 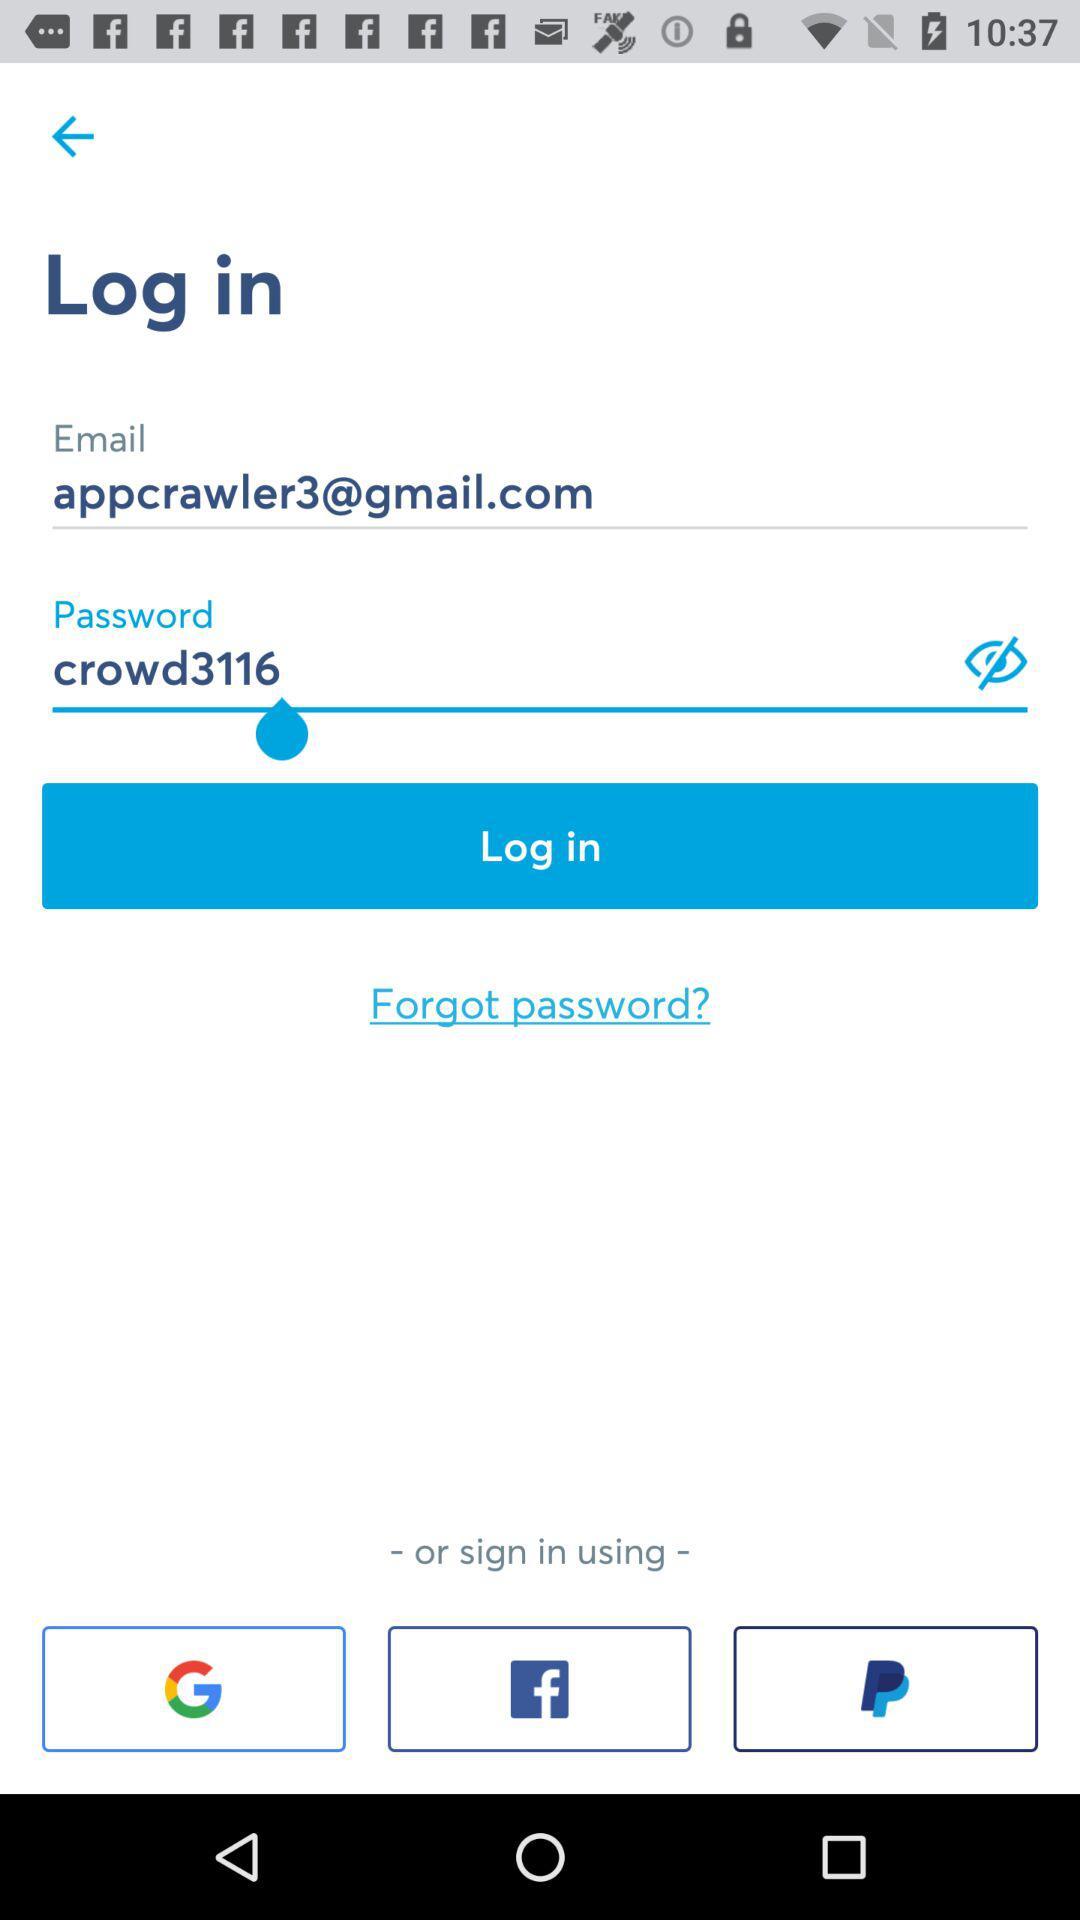 What do you see at coordinates (884, 1688) in the screenshot?
I see `the icon at the bottom right corner` at bounding box center [884, 1688].